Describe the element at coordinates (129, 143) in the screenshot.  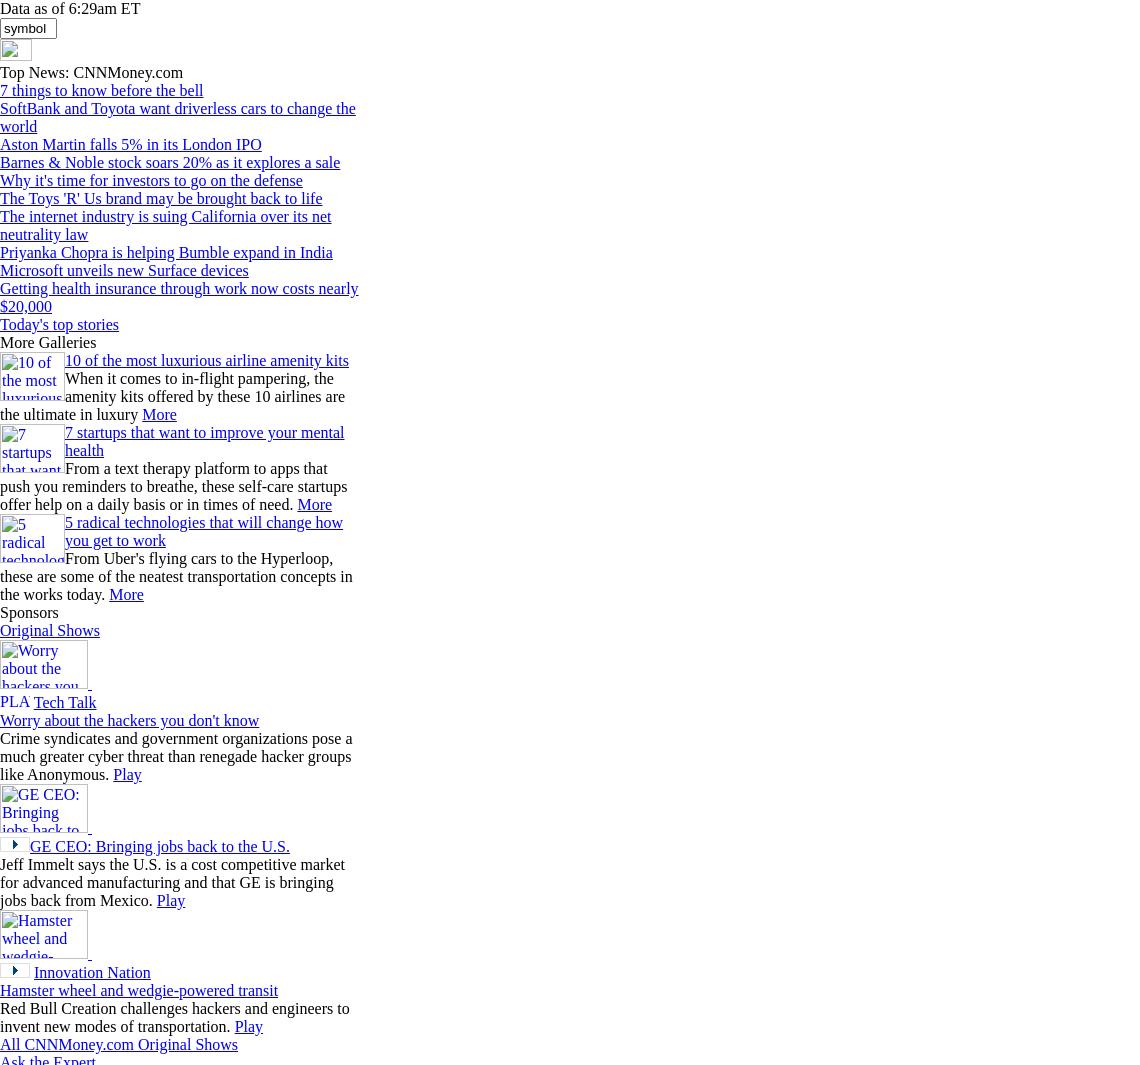
I see `'Aston Martin falls 5% in its London IPO'` at that location.